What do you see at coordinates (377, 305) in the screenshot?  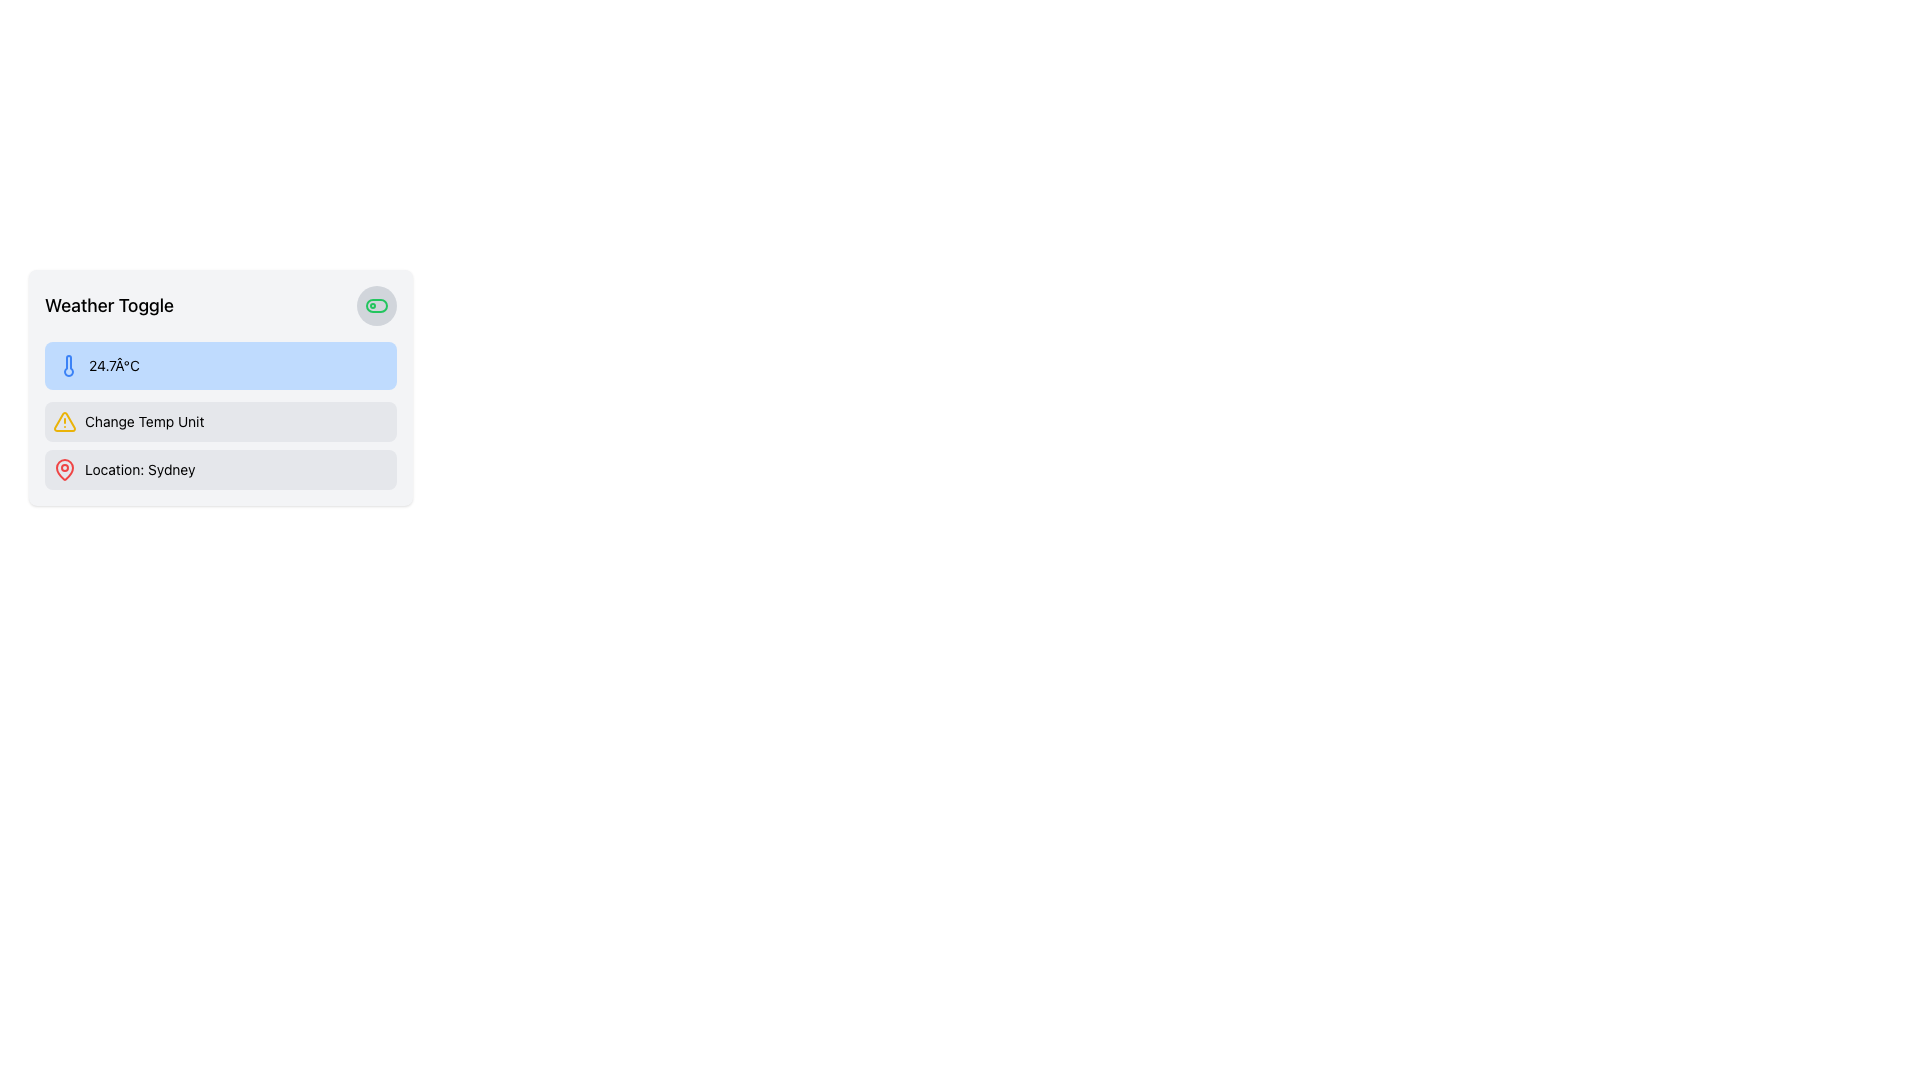 I see `the interactive toggle switch button` at bounding box center [377, 305].